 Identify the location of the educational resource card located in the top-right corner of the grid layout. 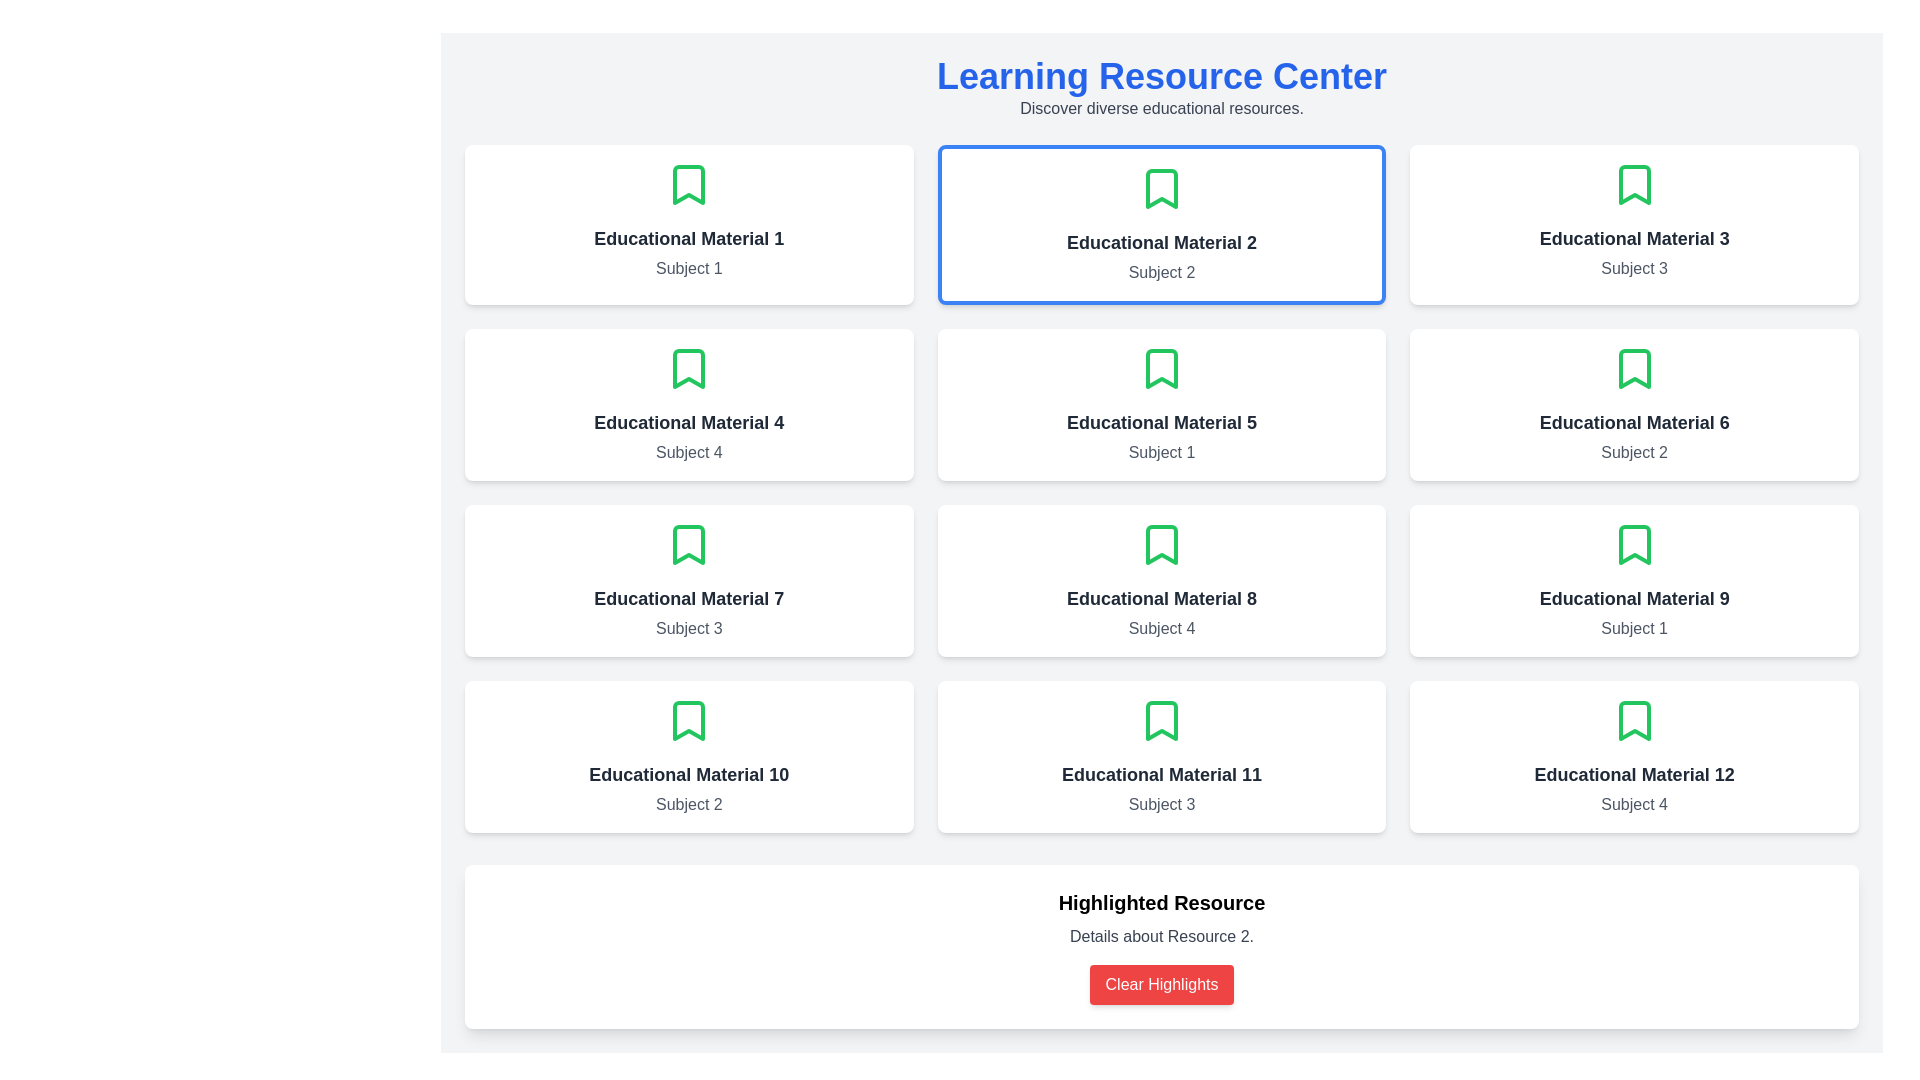
(1634, 224).